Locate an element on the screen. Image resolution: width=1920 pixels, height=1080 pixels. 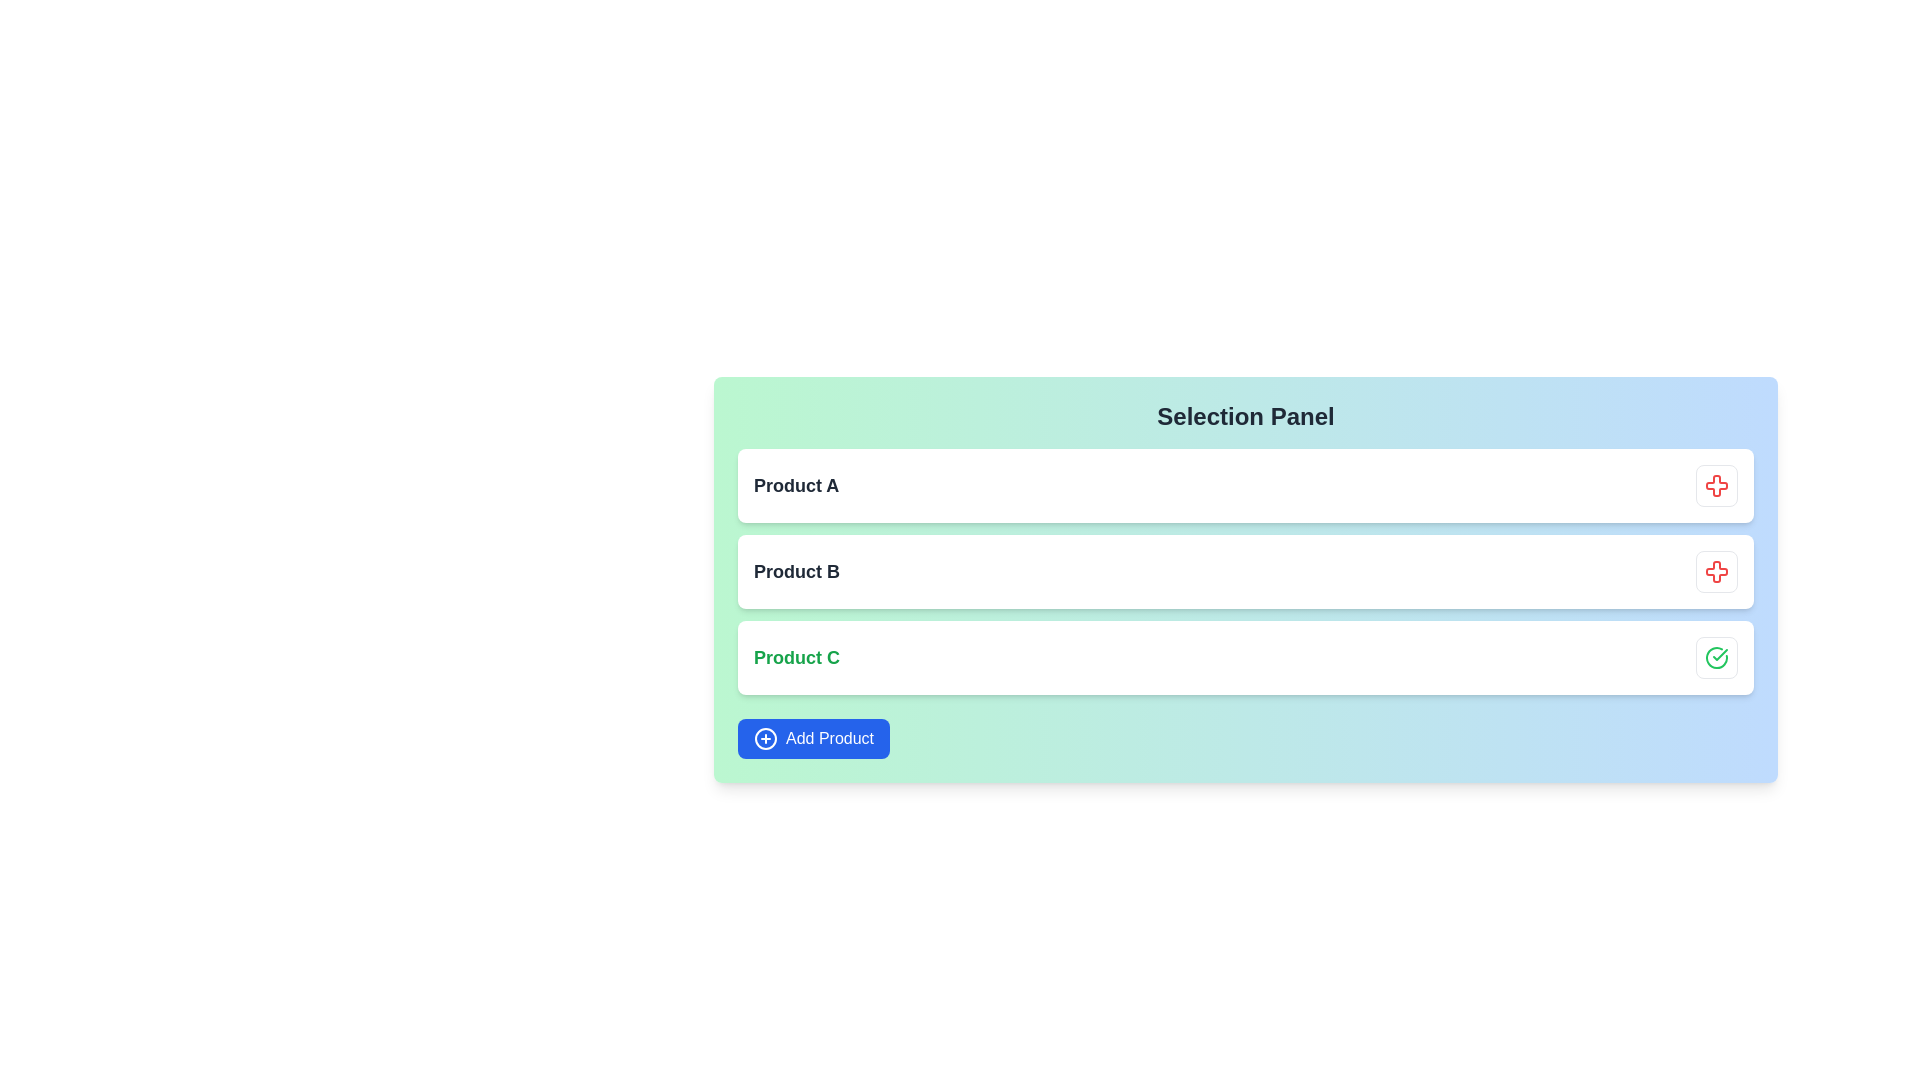
the 'Add Product' button, which is a rectangular button with a bright blue background and white text, located at the bottom-left corner of the panel containing products labeled 'Product A', 'Product B', and 'Product C' is located at coordinates (814, 739).